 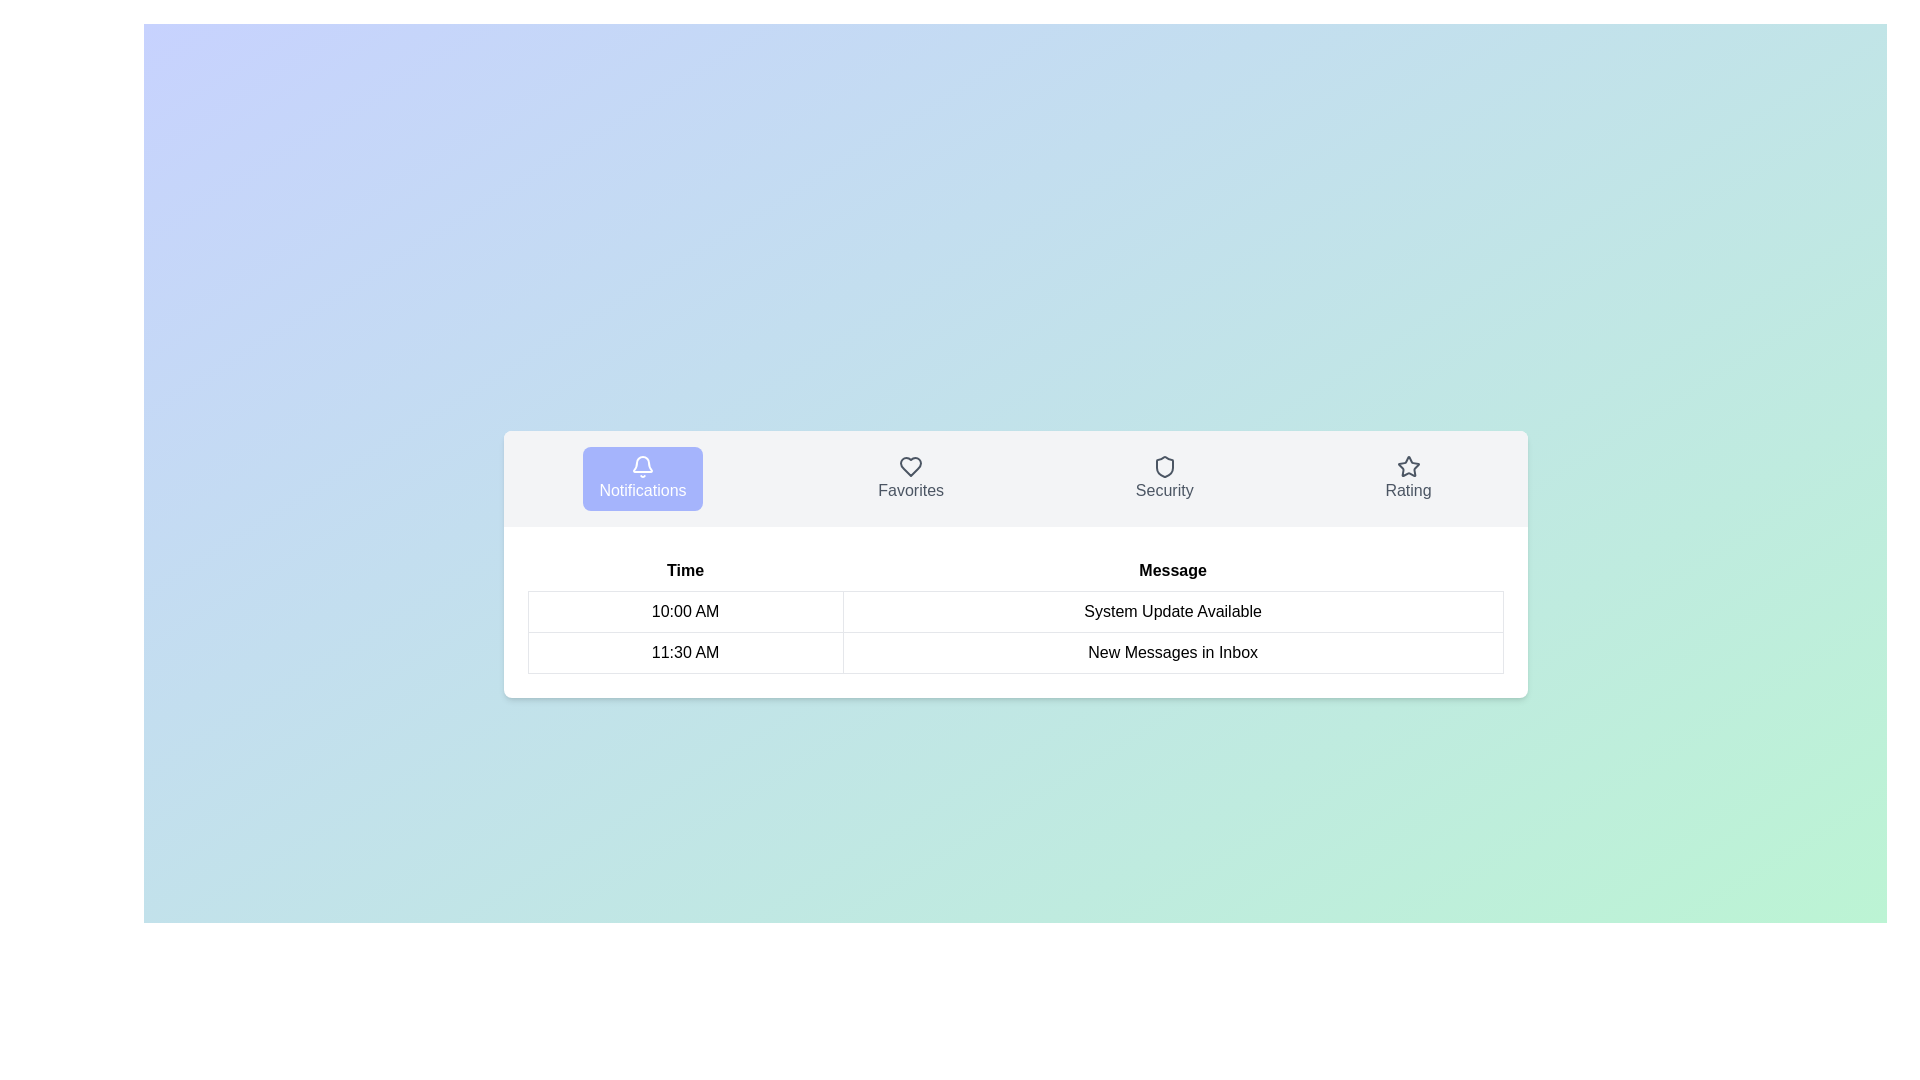 I want to click on the 'Security' button that features a shield icon above and is gray in color, located in the third position from the left in the horizontal menu bar, so click(x=1164, y=478).